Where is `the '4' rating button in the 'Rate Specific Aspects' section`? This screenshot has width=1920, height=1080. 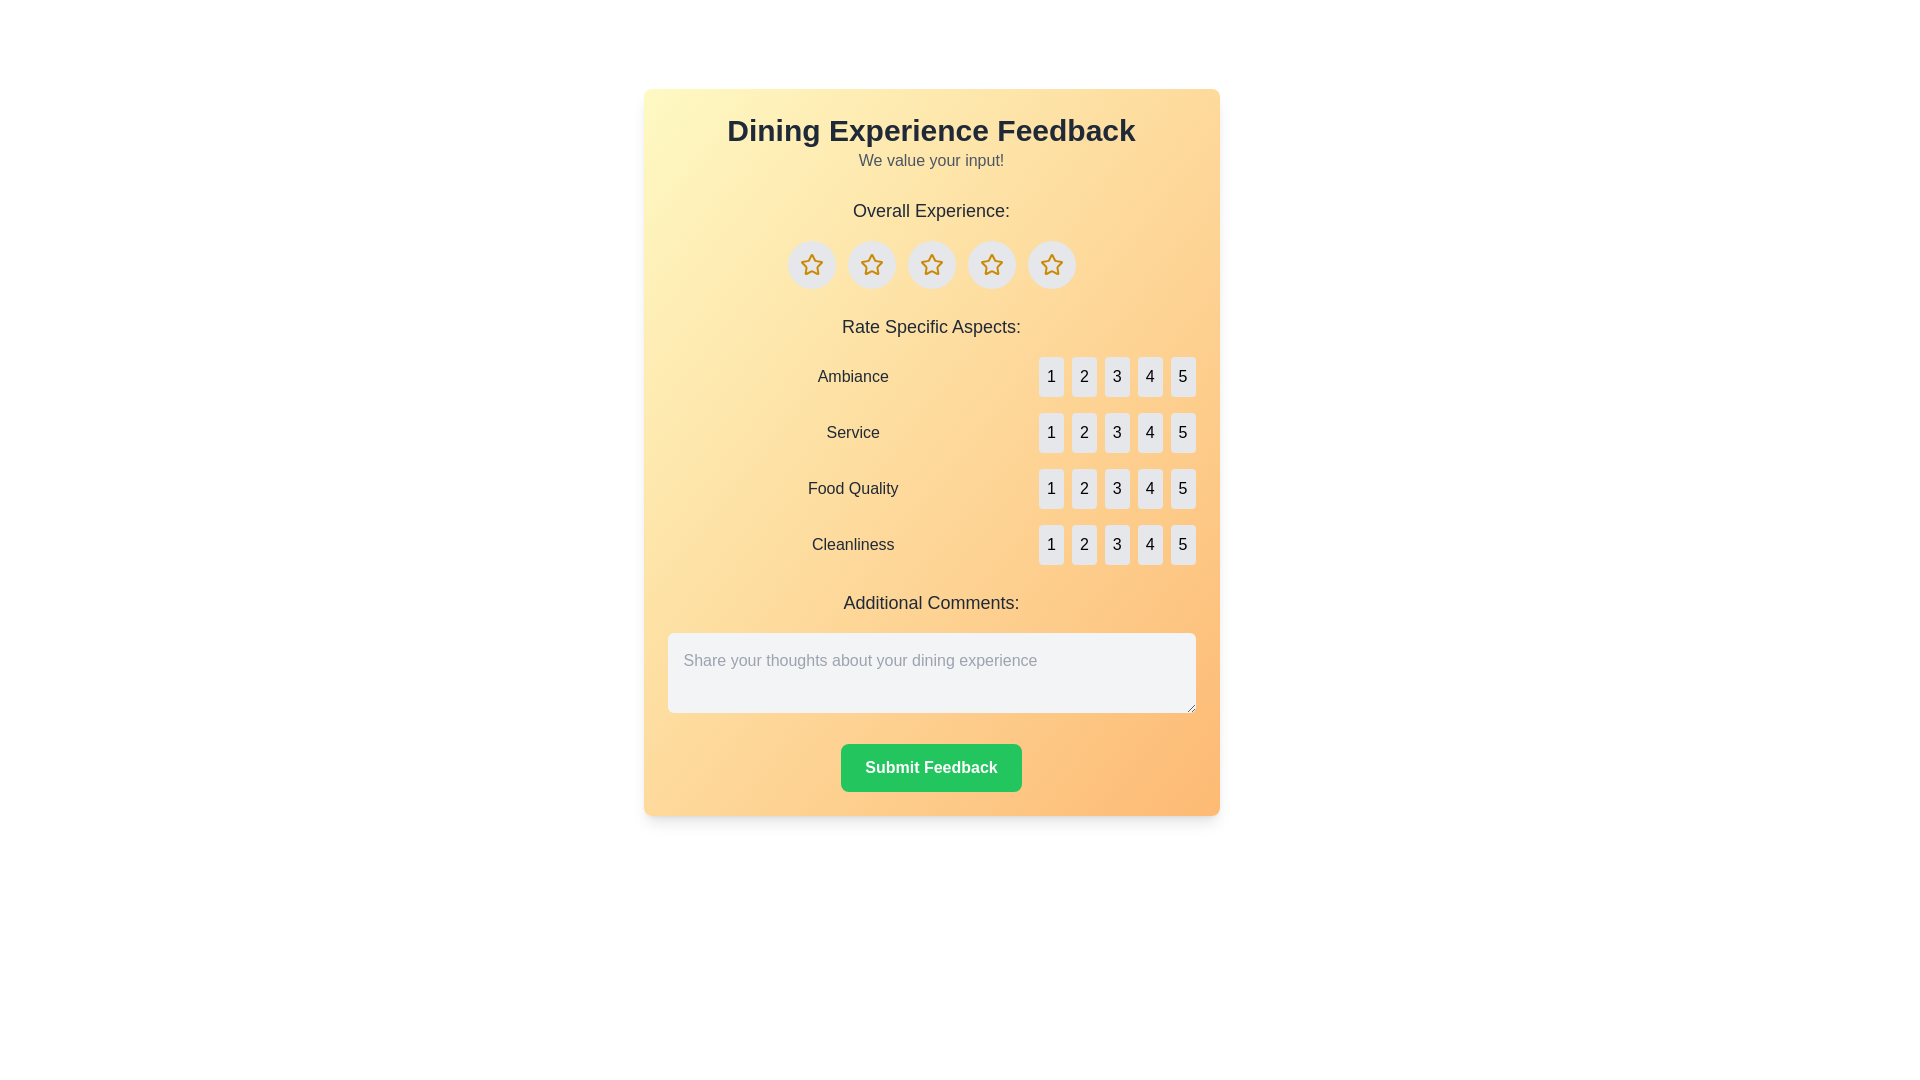 the '4' rating button in the 'Rate Specific Aspects' section is located at coordinates (1150, 431).